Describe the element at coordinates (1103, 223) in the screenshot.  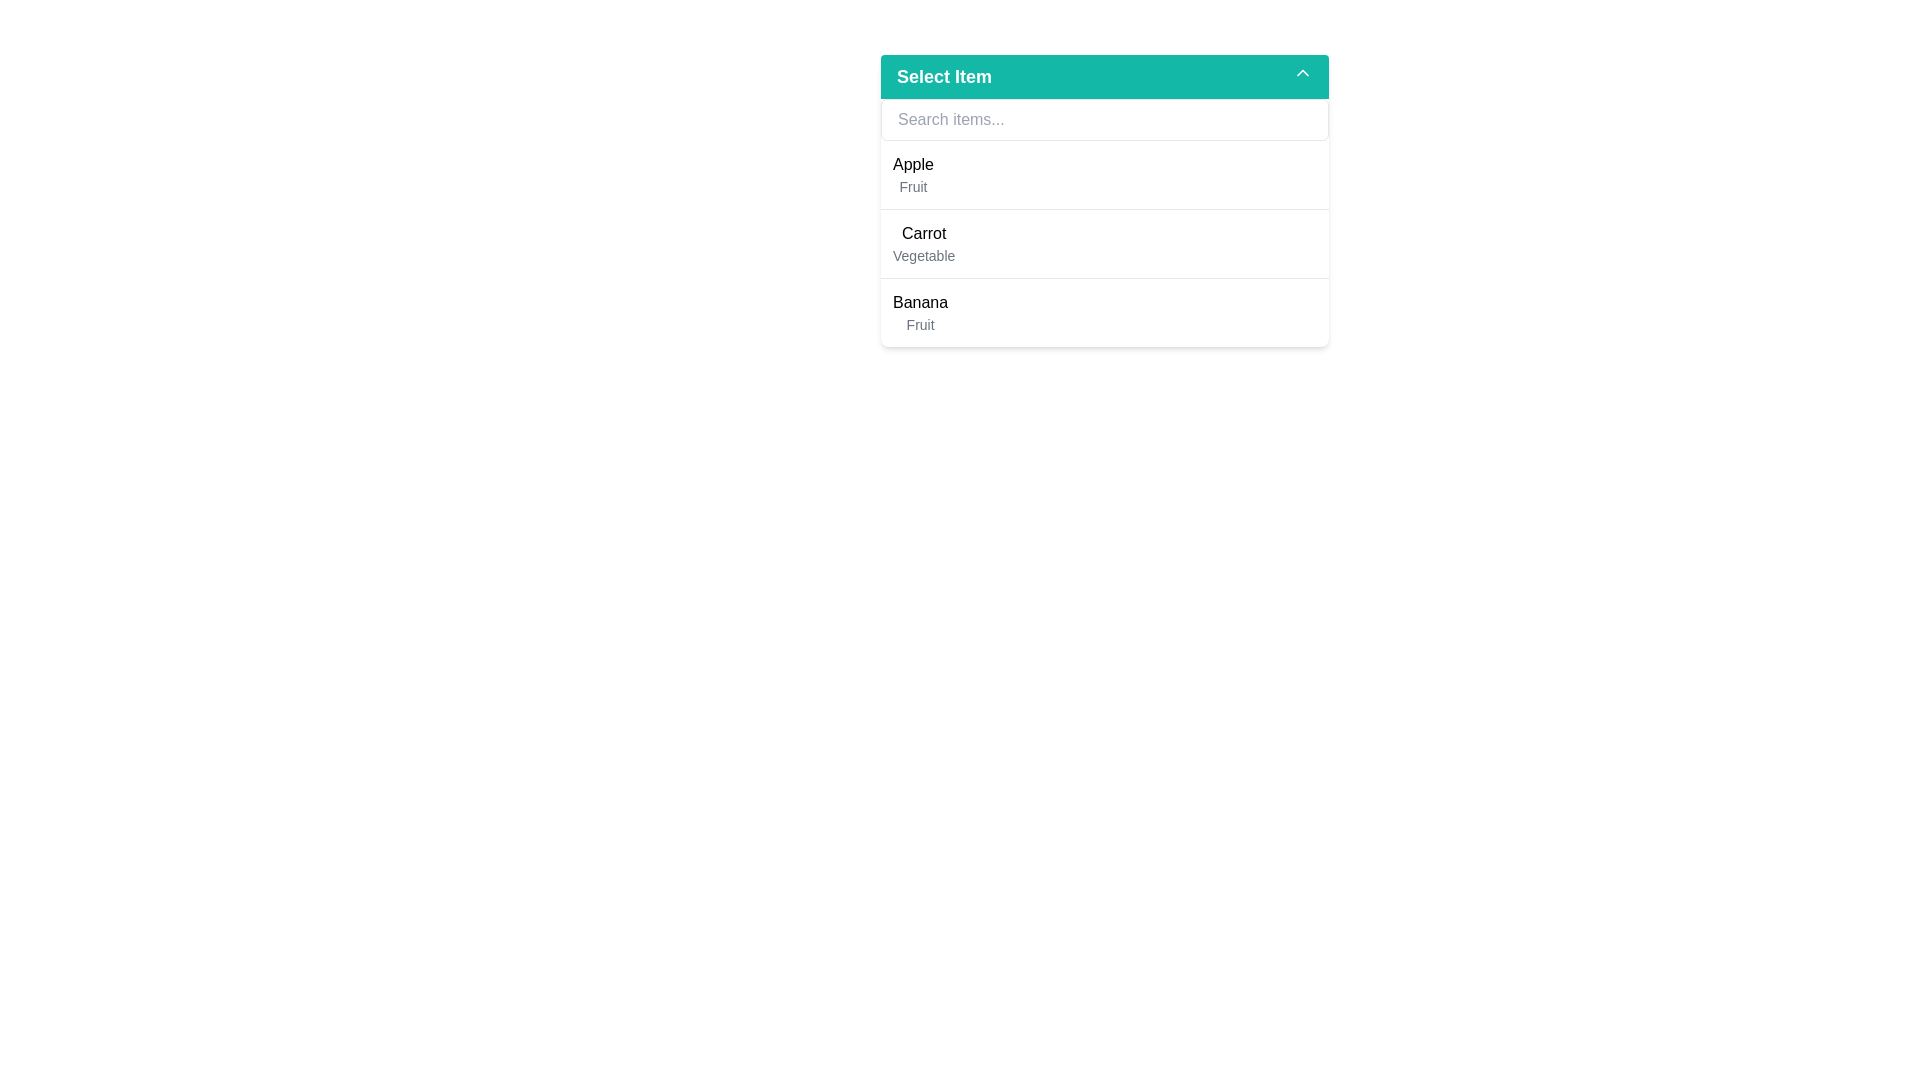
I see `the 'Carrot' dropdown list item, which is the second item in the 'Select Item' dropdown menu` at that location.